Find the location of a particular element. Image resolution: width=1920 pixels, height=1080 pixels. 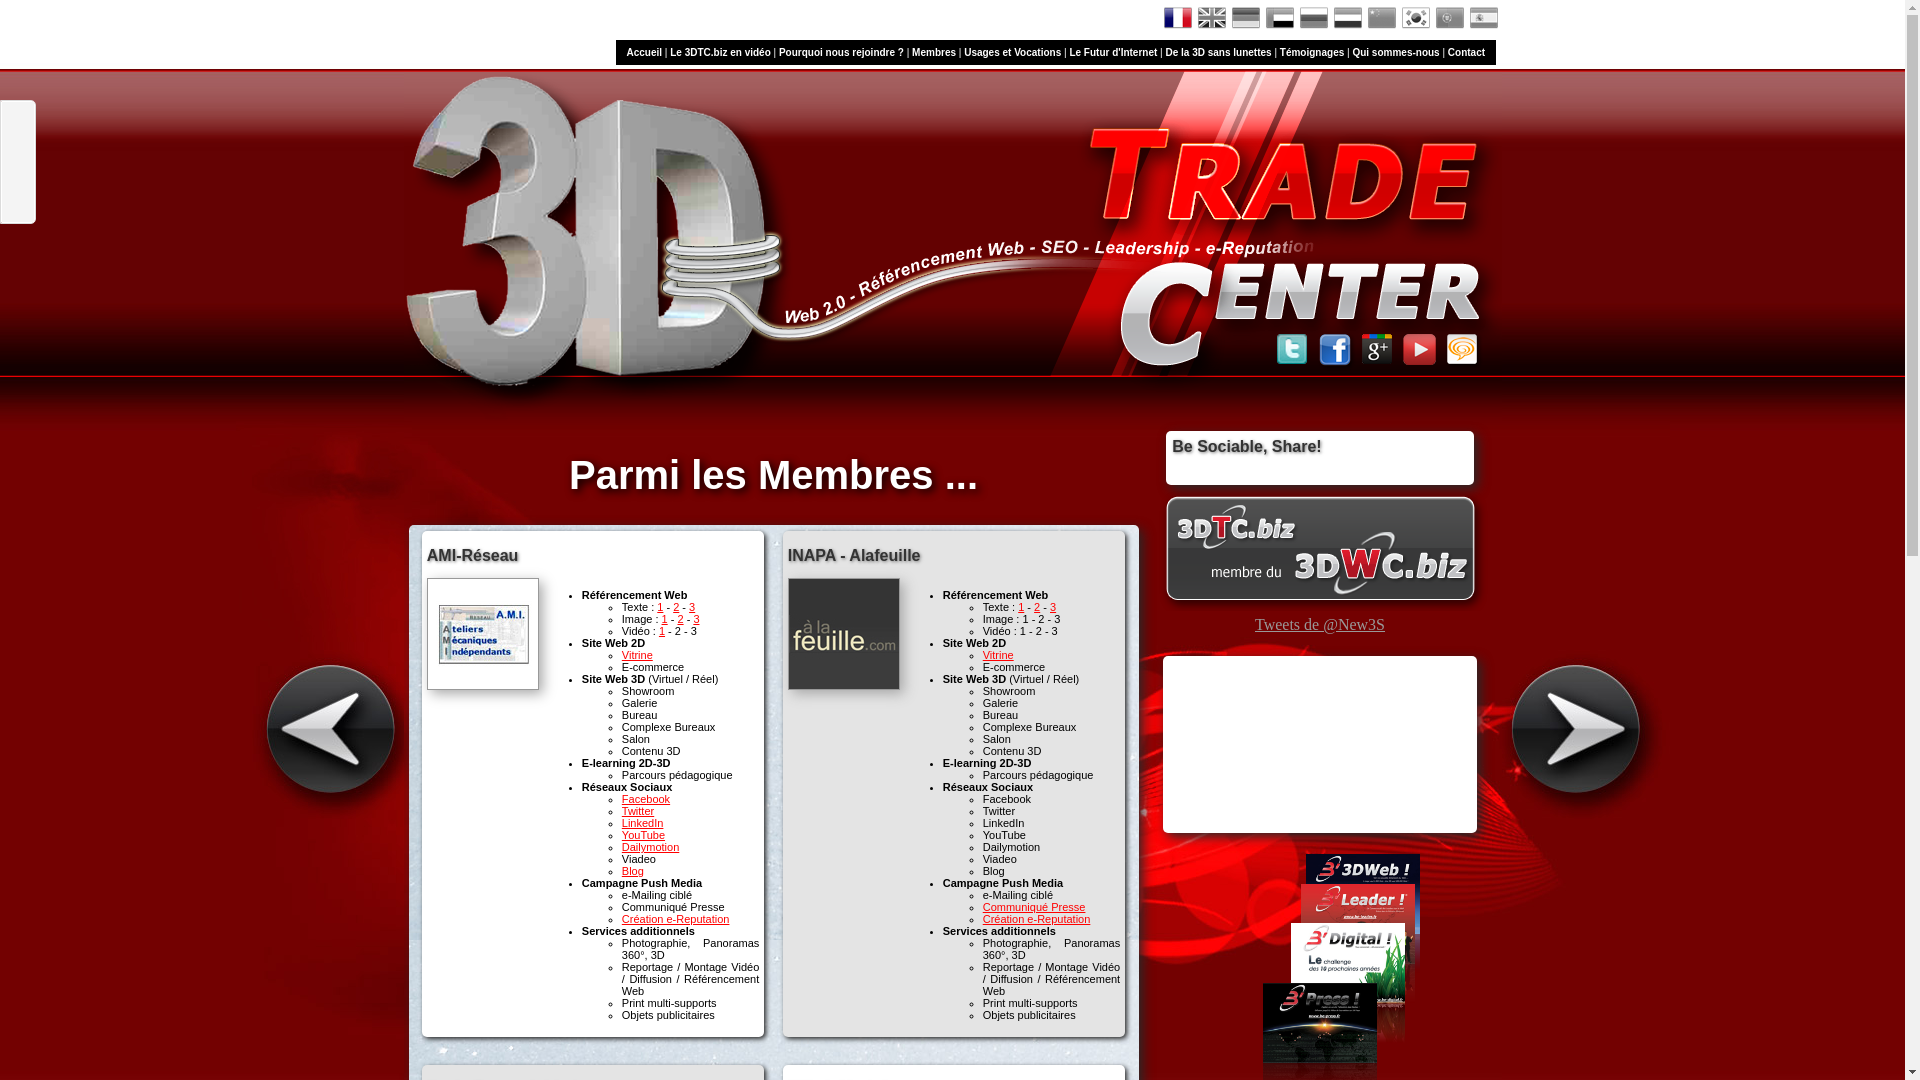

'Pourquoi nous rejoindre ?' is located at coordinates (841, 51).